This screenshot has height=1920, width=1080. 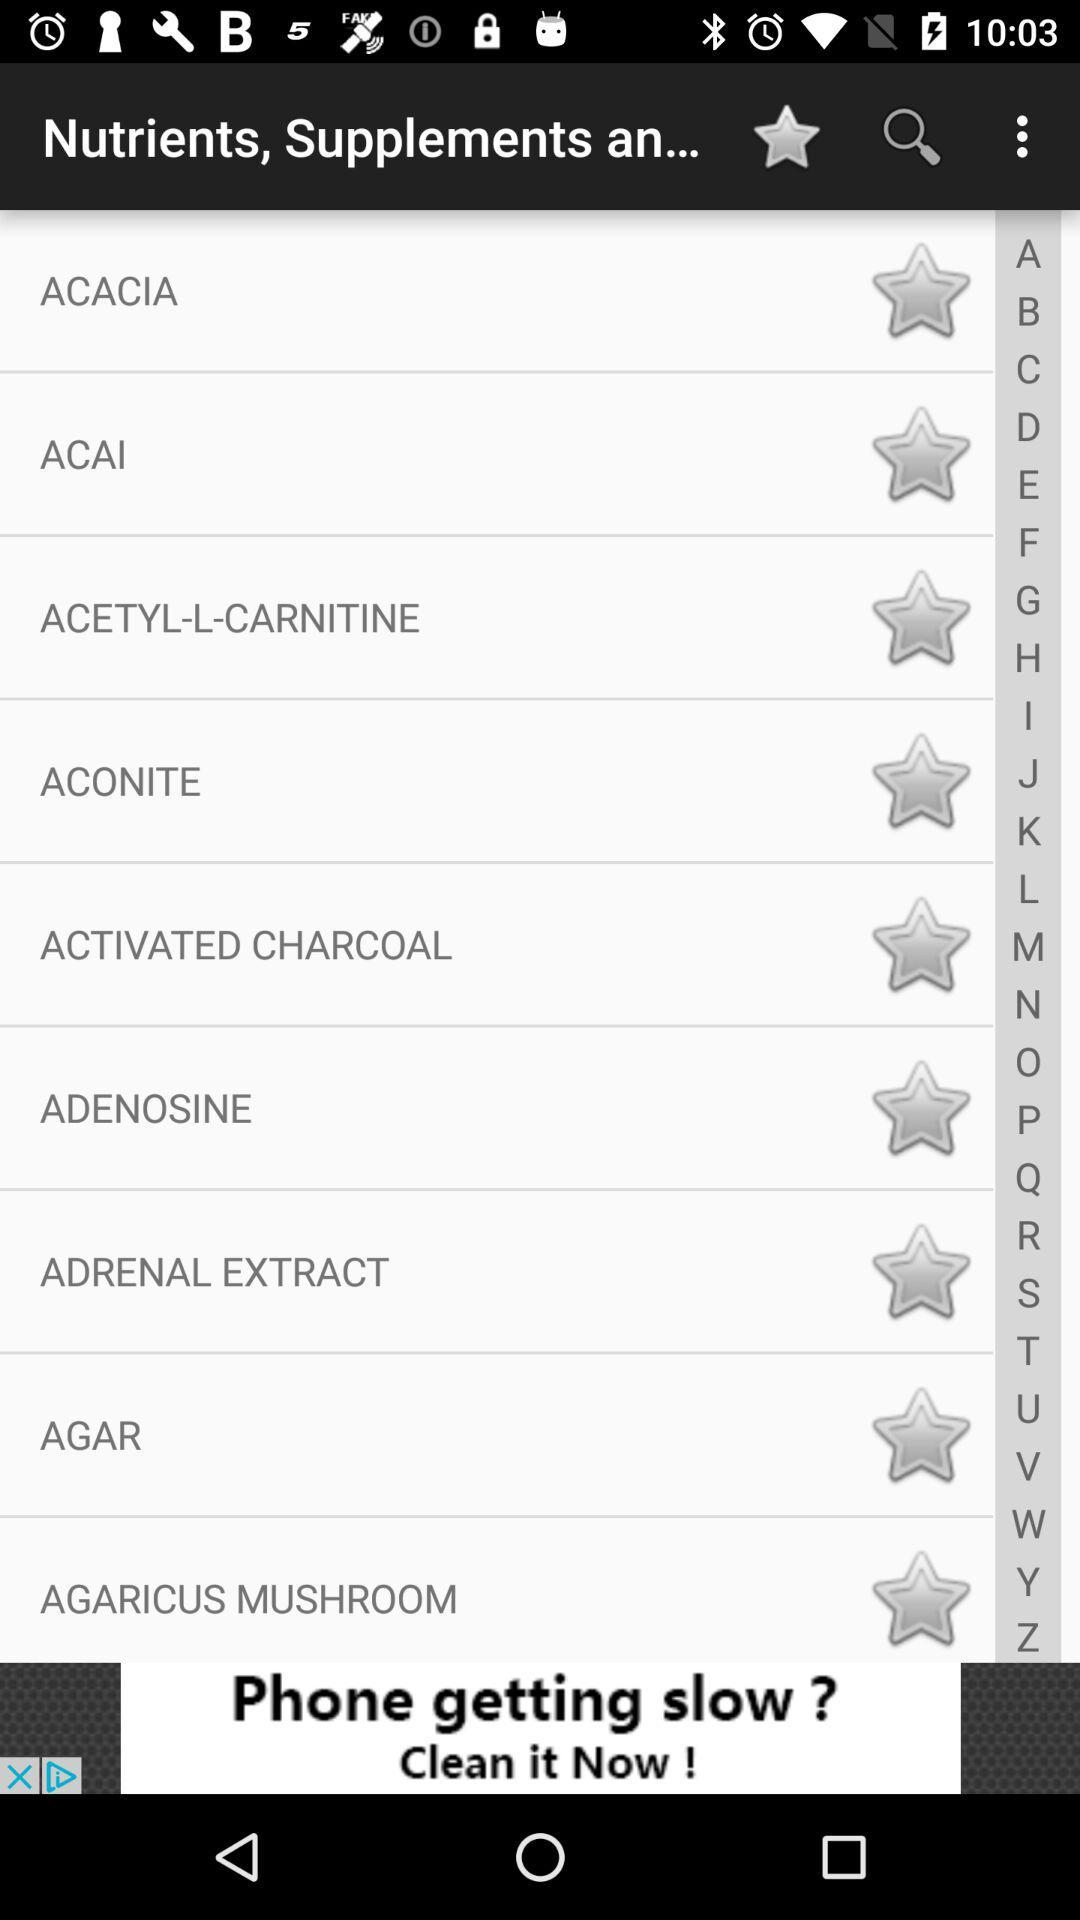 I want to click on as favourite, so click(x=920, y=943).